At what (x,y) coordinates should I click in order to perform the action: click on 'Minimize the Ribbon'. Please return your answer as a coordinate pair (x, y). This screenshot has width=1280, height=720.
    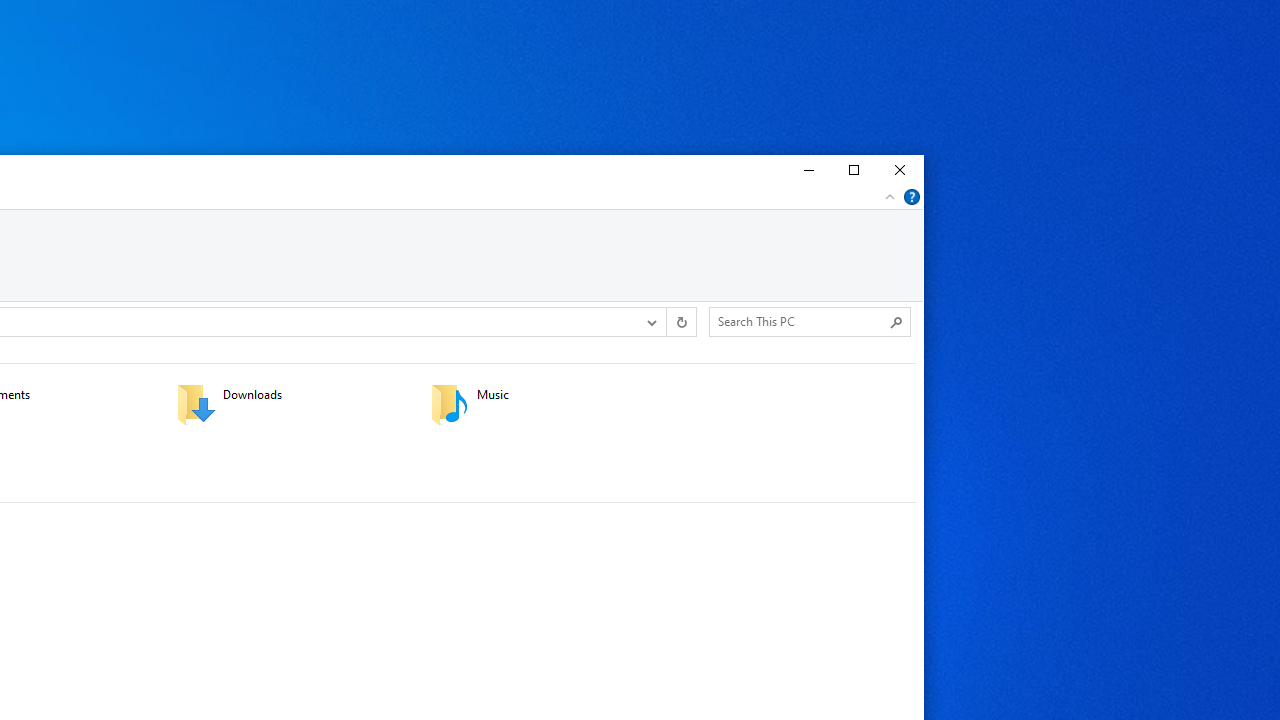
    Looking at the image, I should click on (889, 196).